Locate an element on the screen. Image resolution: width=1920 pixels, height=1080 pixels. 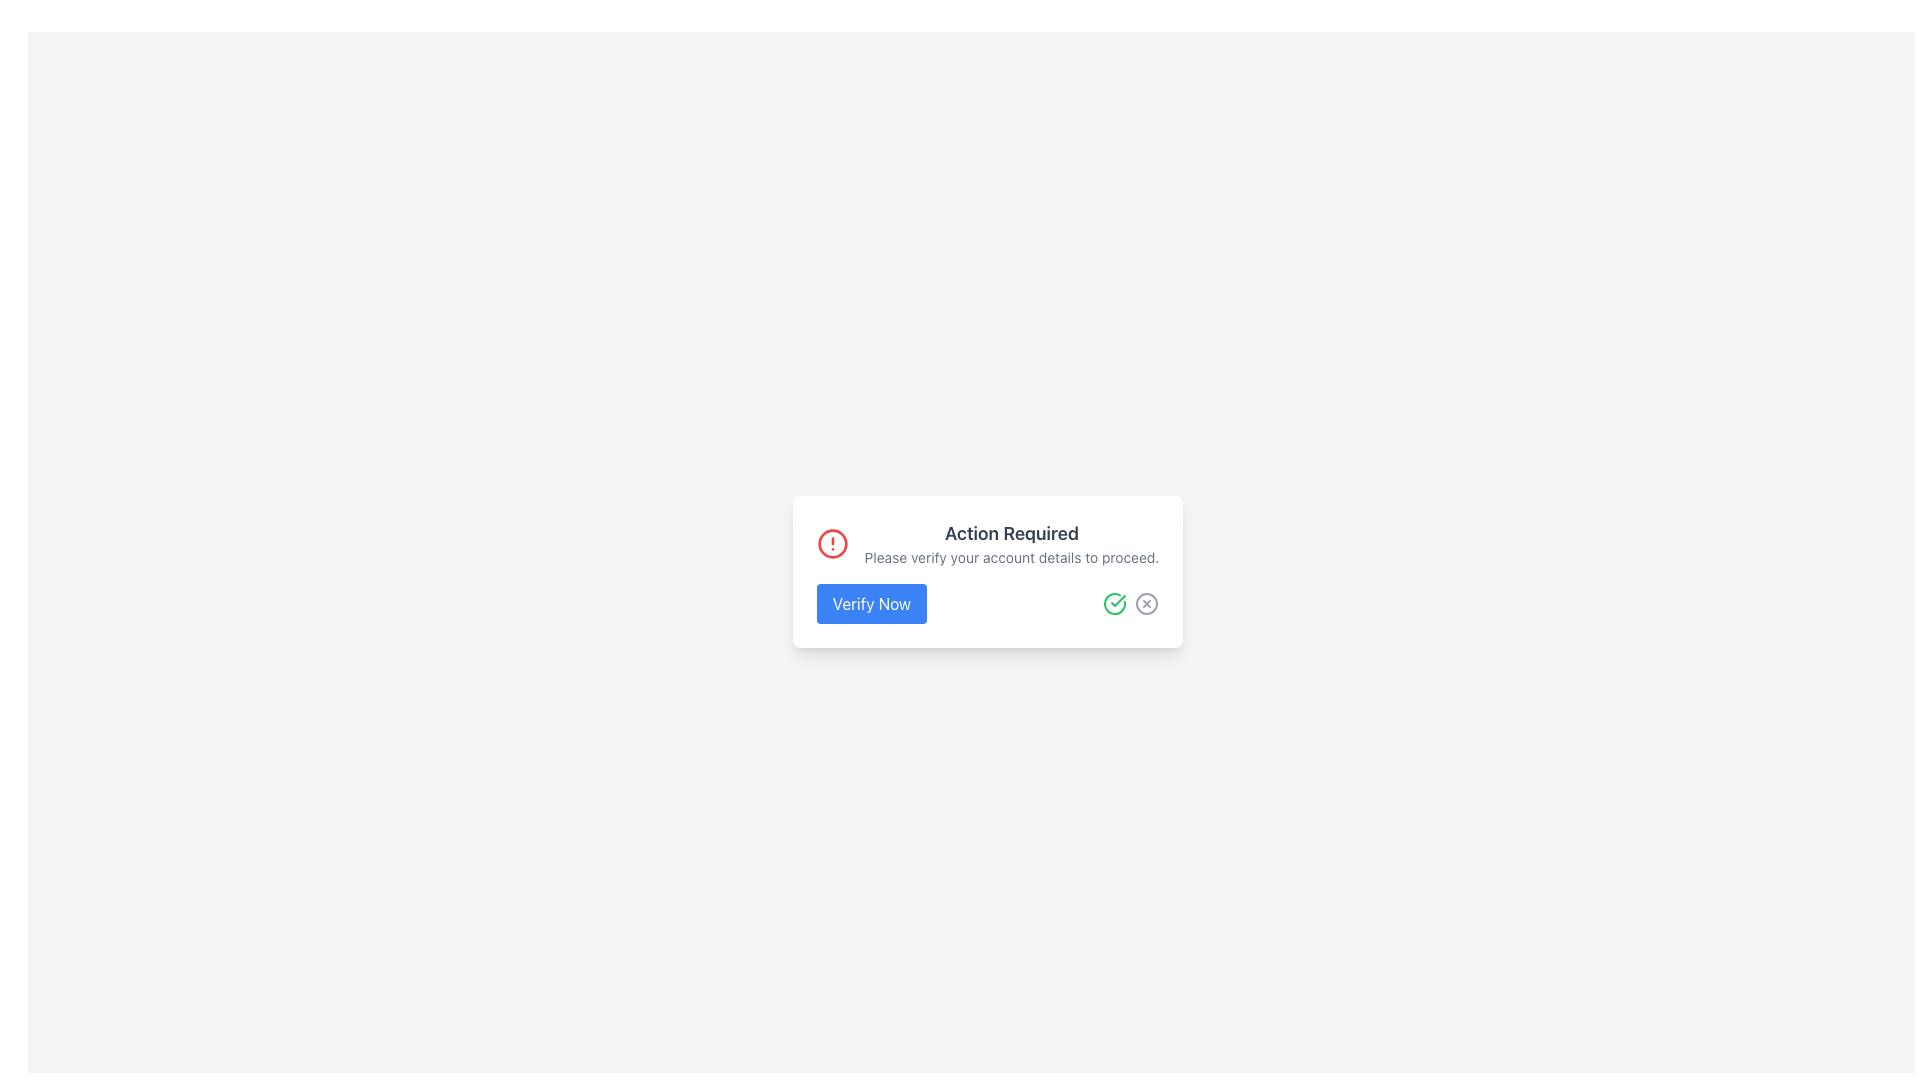
the small circular graphic located within the red-bordered icon adjacent to the text 'Action Required' is located at coordinates (832, 543).